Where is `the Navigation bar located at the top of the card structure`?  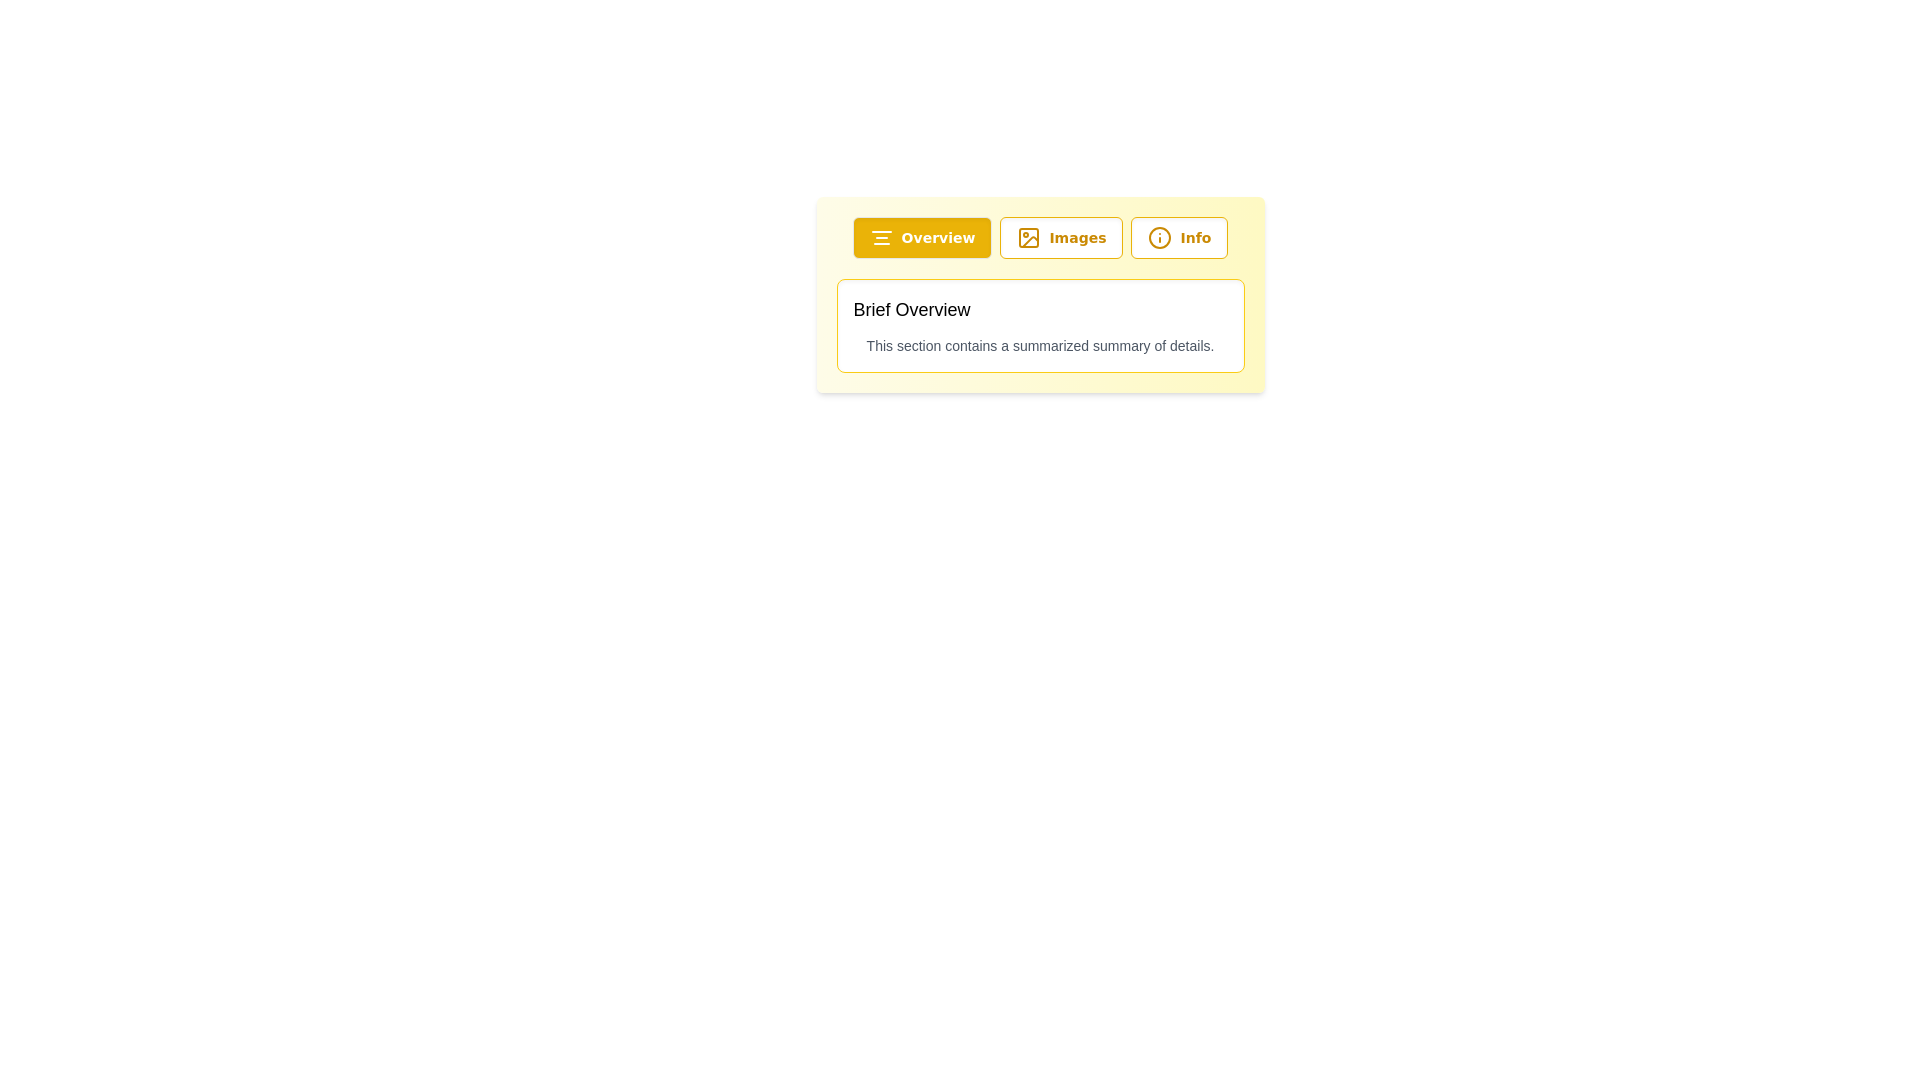 the Navigation bar located at the top of the card structure is located at coordinates (1040, 237).